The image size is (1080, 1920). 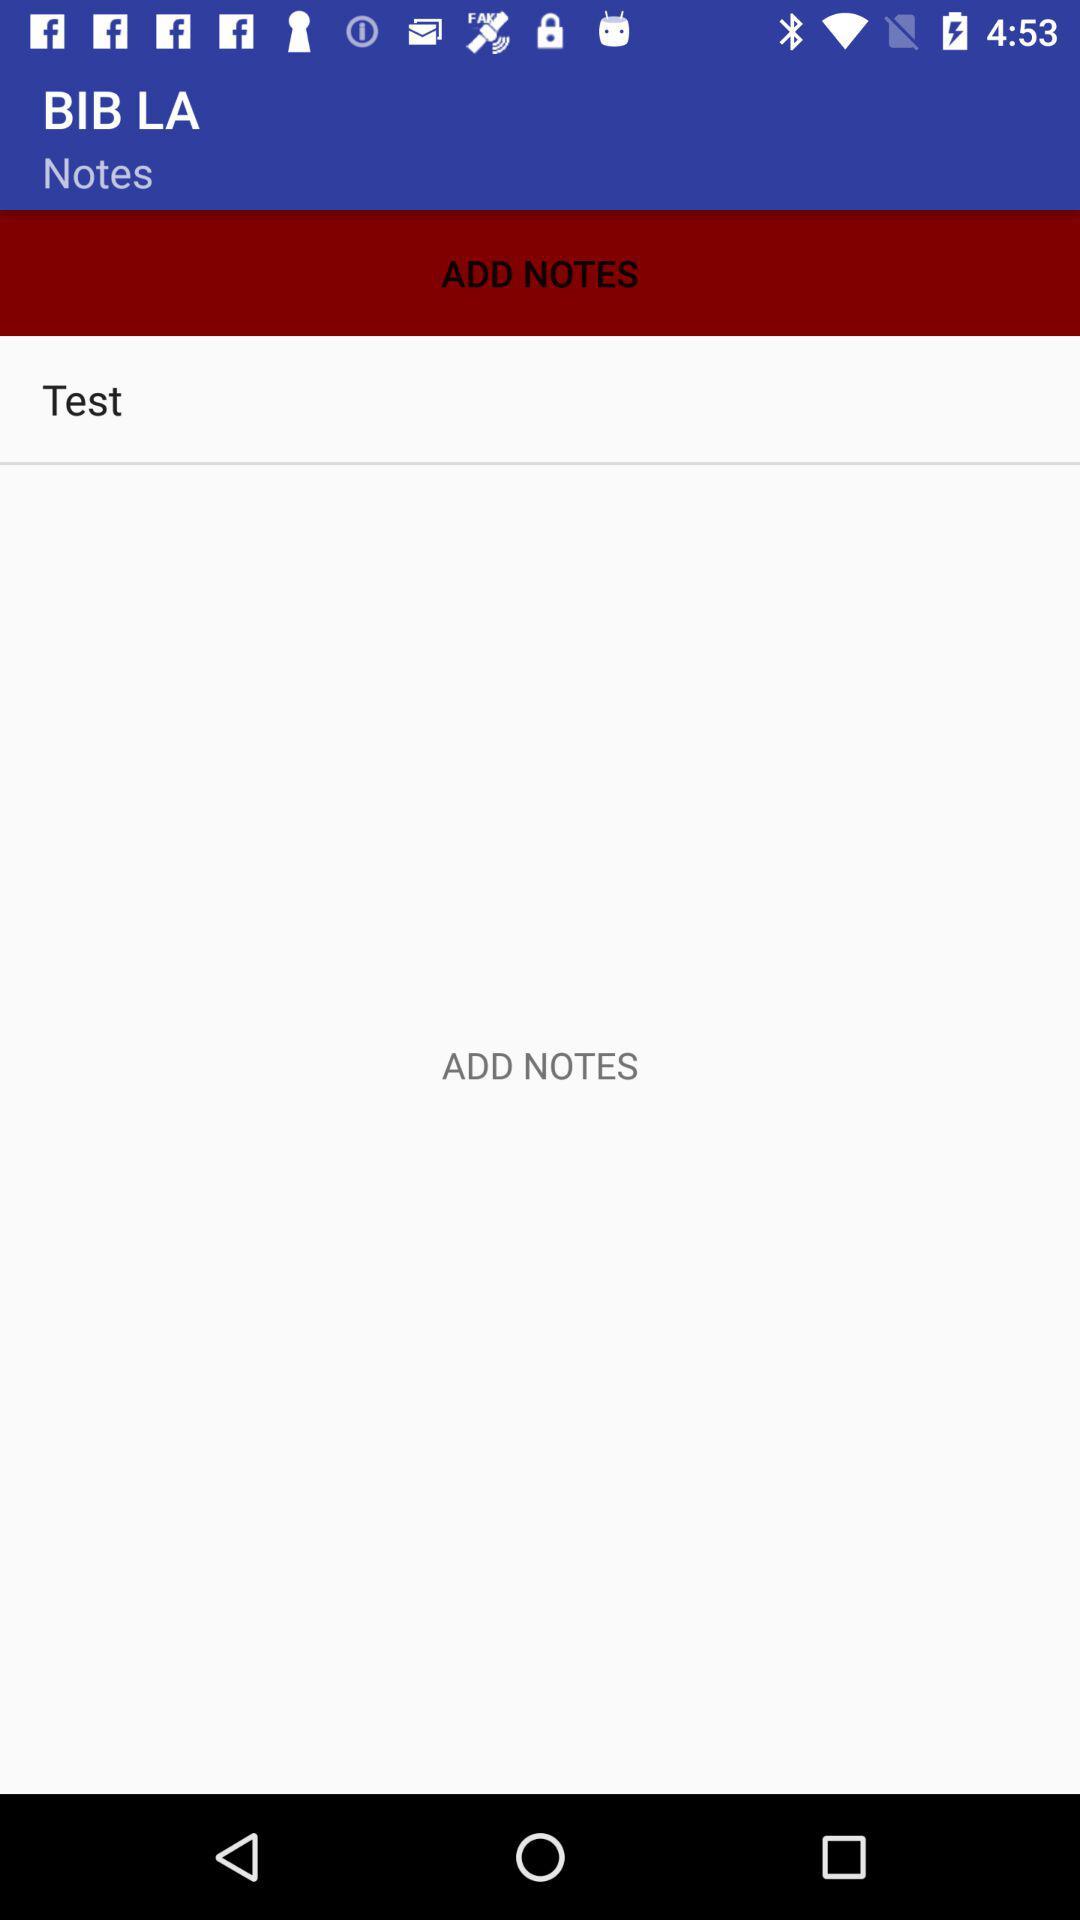 What do you see at coordinates (540, 398) in the screenshot?
I see `icon below the add notes icon` at bounding box center [540, 398].